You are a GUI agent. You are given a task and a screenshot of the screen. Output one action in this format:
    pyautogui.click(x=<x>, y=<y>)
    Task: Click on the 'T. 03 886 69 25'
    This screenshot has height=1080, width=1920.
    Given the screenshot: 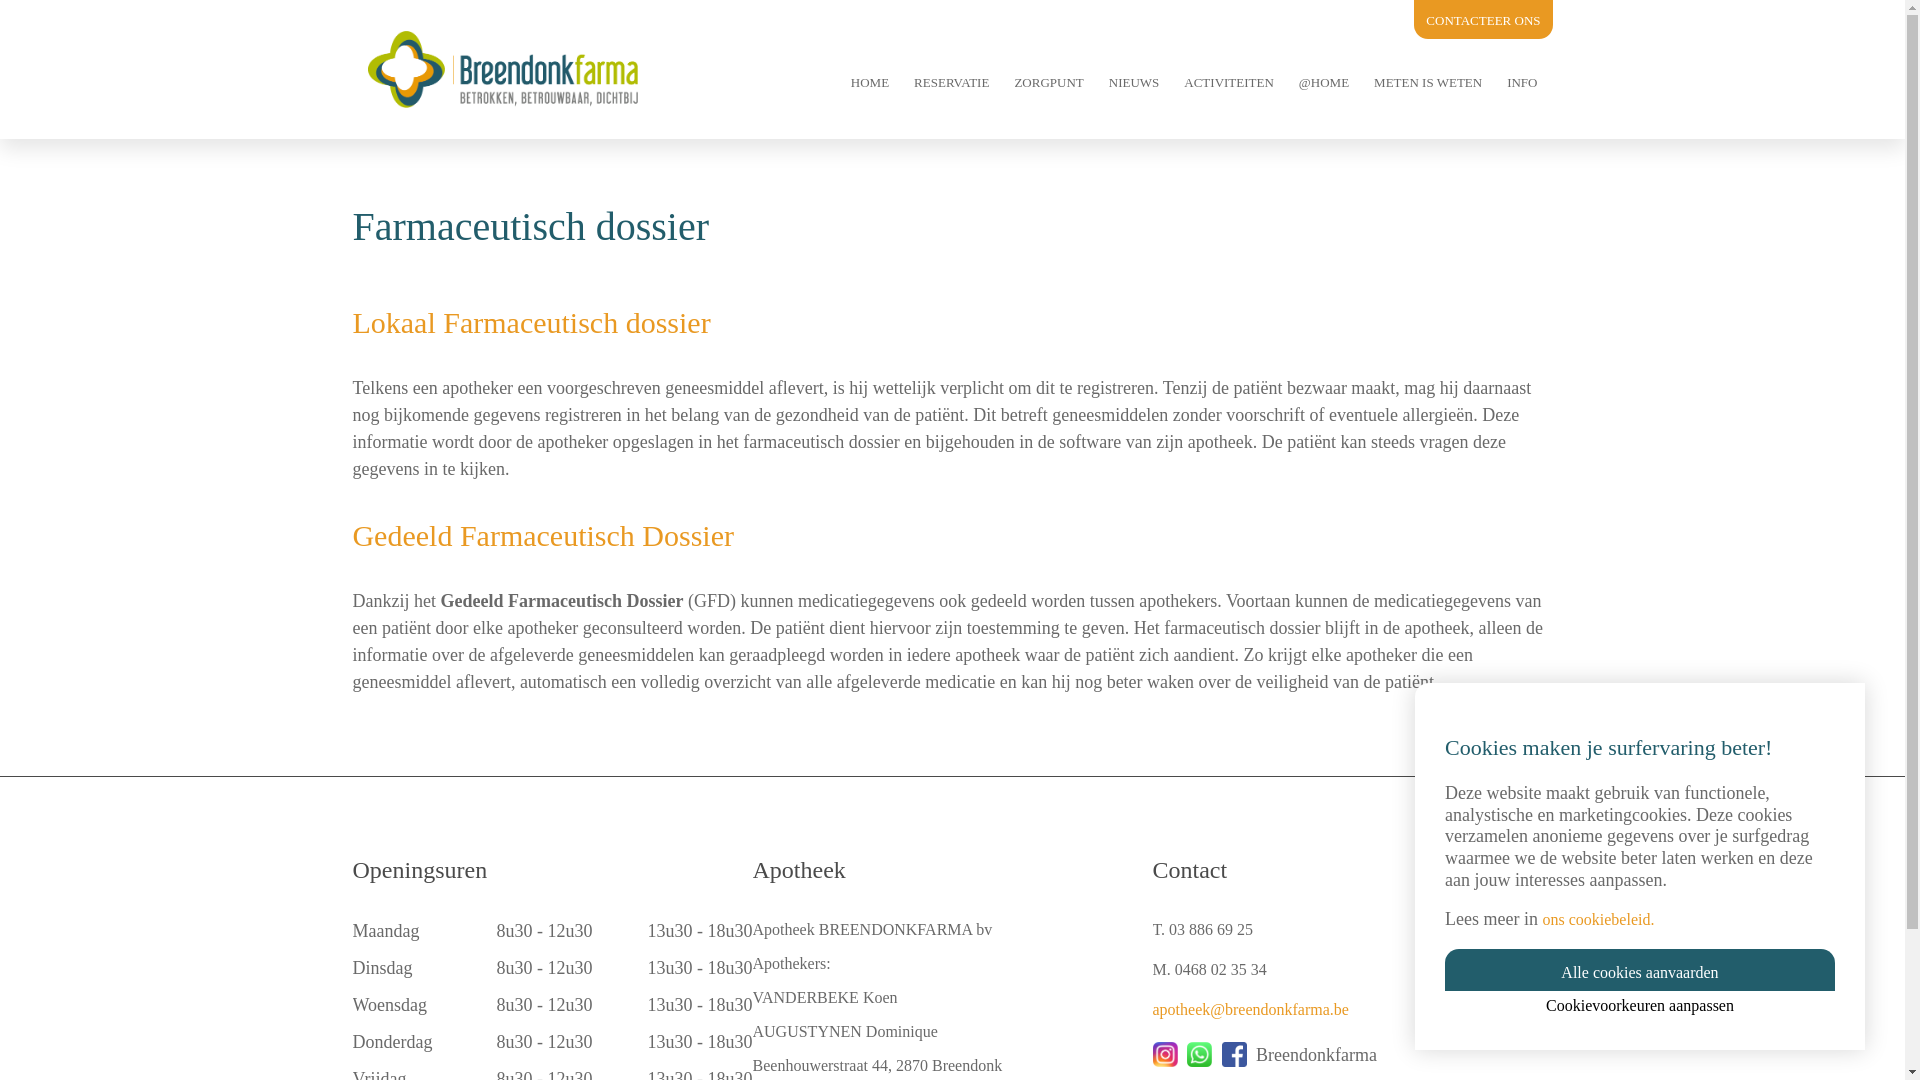 What is the action you would take?
    pyautogui.click(x=1201, y=929)
    